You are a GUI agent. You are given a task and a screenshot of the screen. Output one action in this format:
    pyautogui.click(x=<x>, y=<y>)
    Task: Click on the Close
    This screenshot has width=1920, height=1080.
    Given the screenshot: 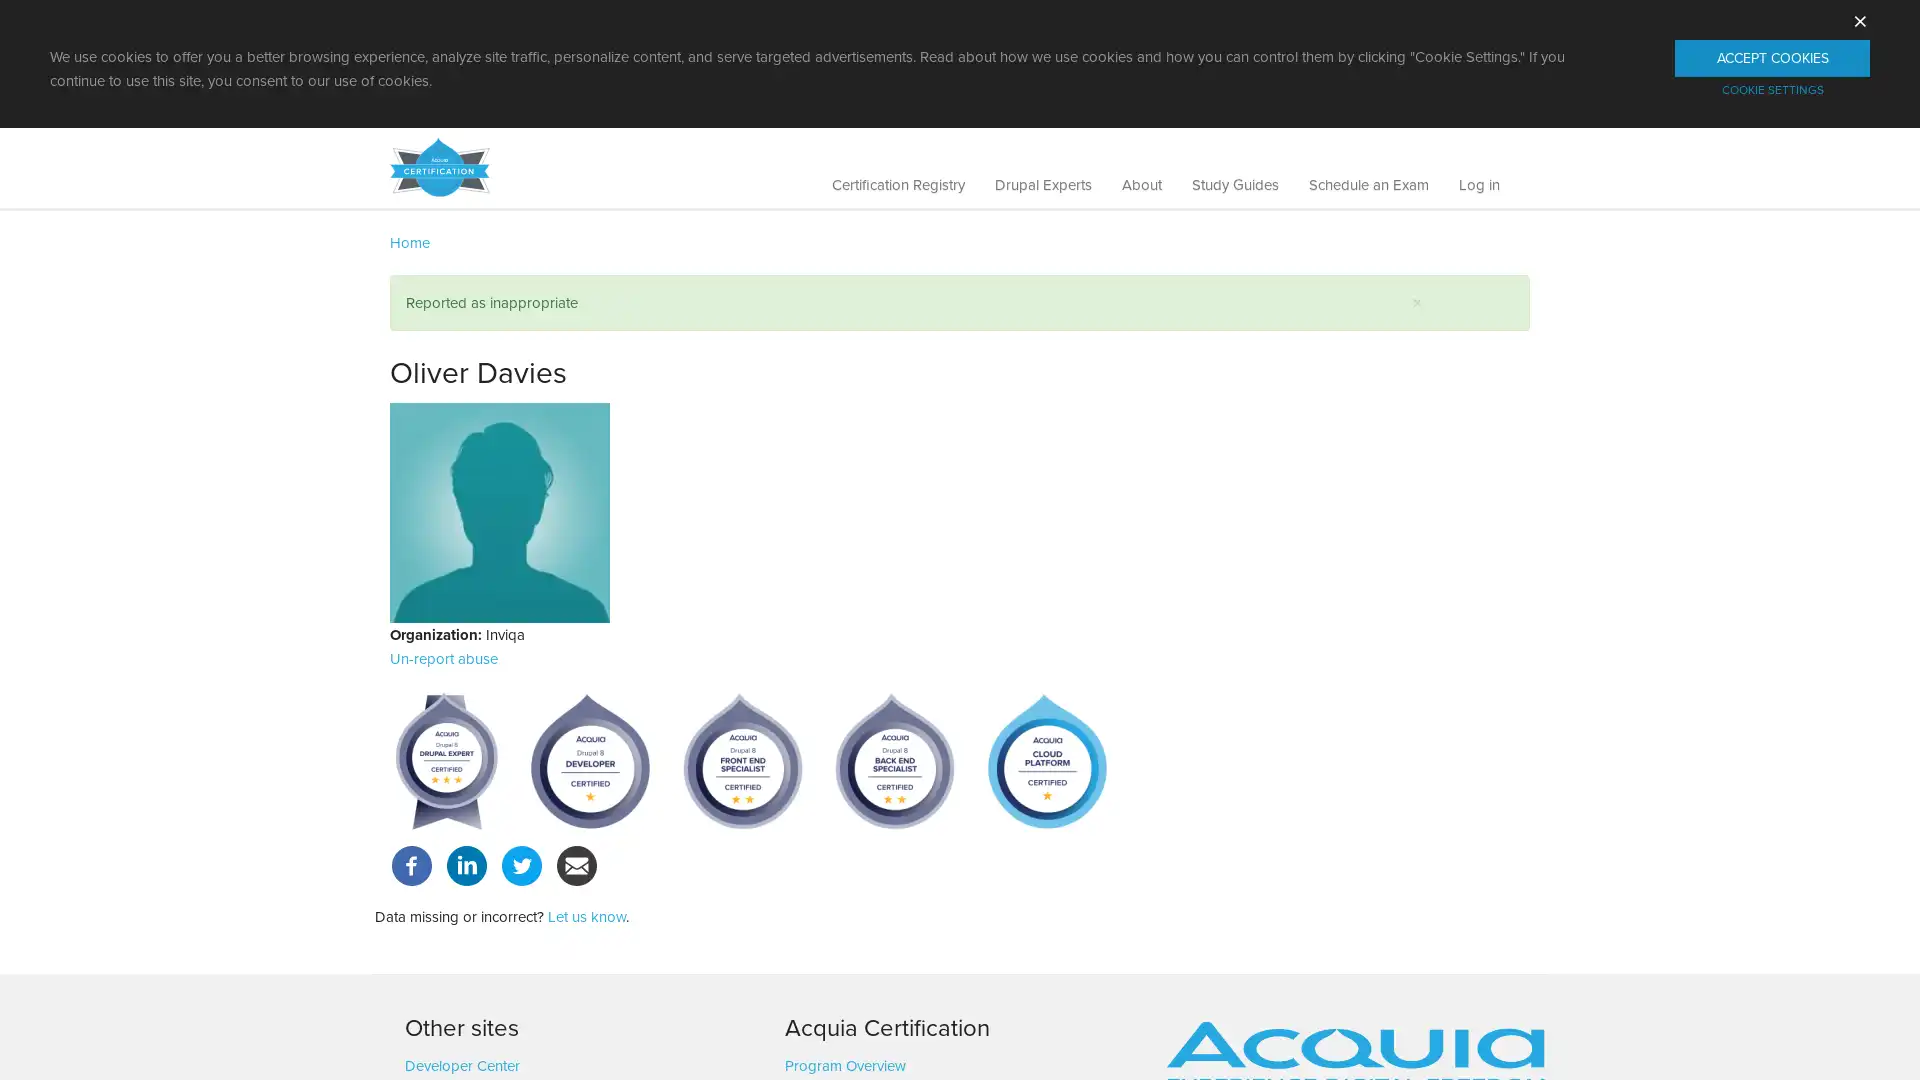 What is the action you would take?
    pyautogui.click(x=1416, y=303)
    